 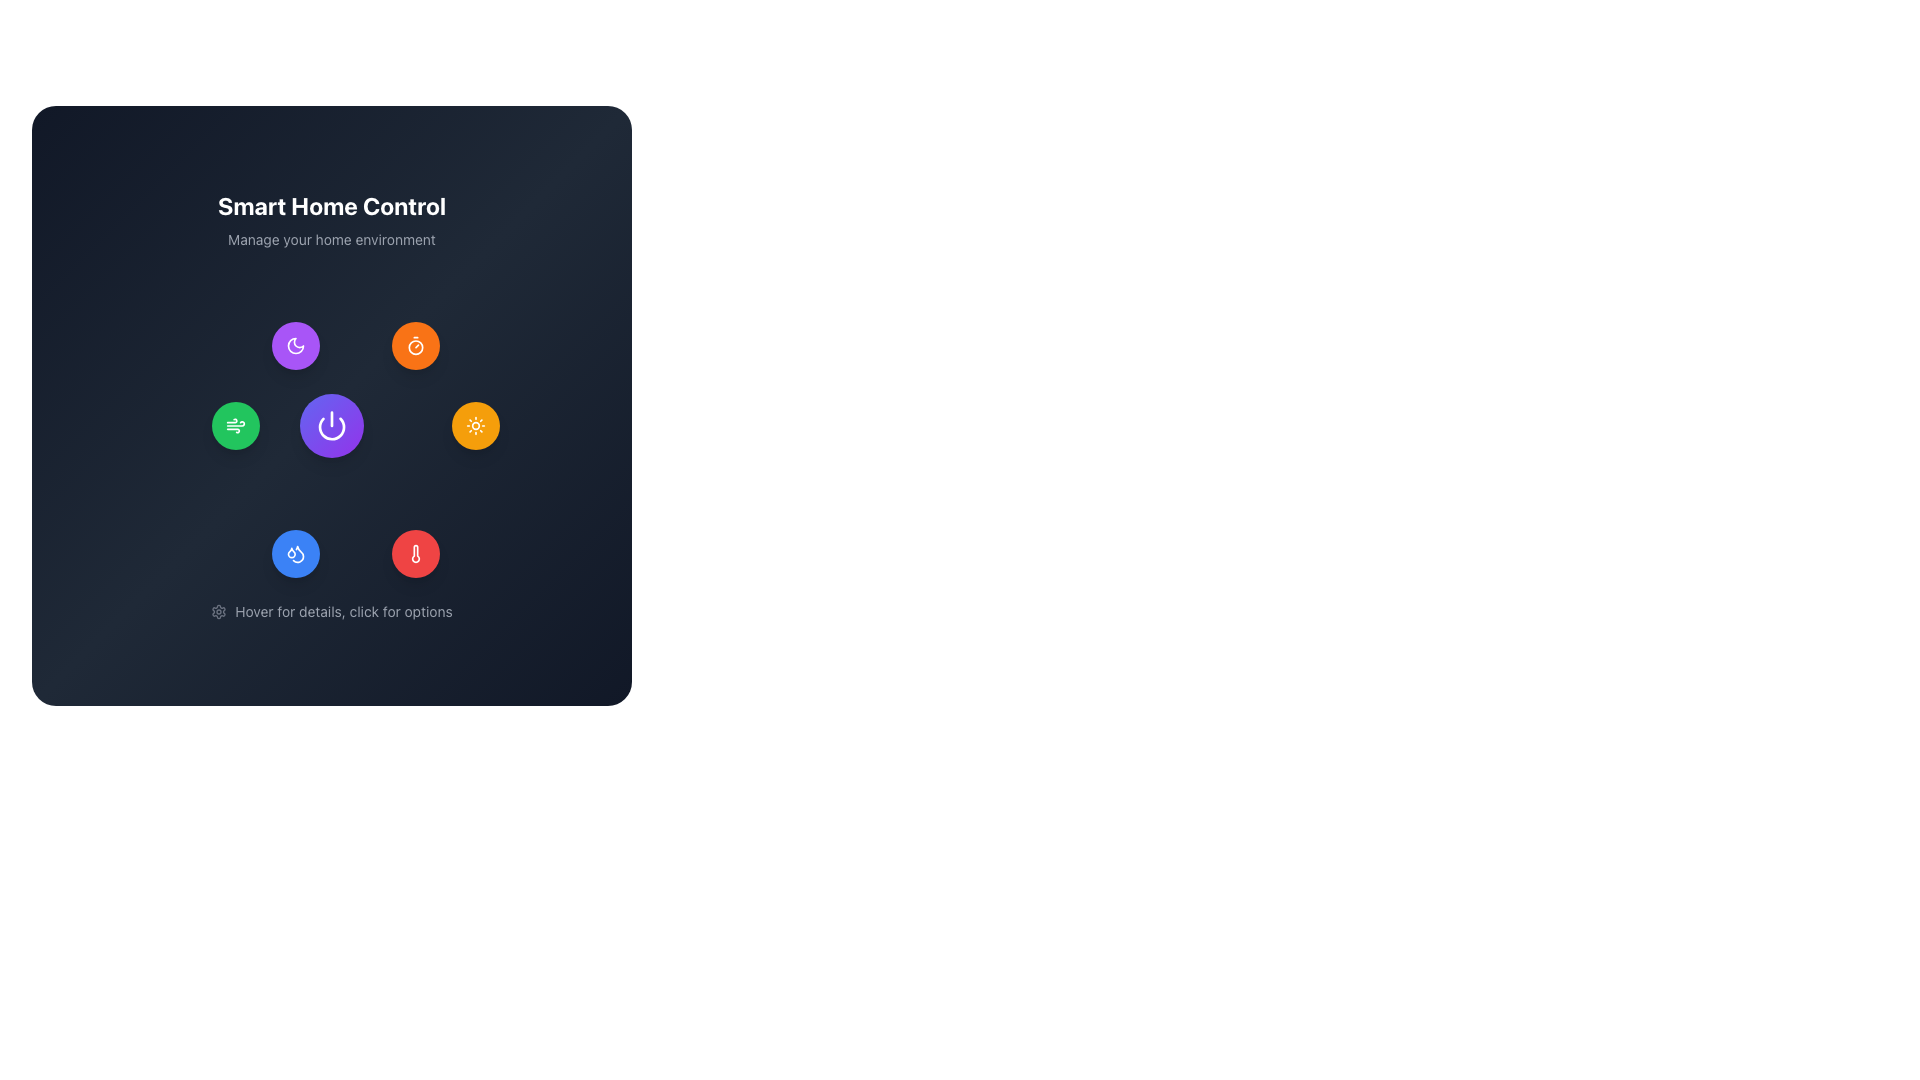 What do you see at coordinates (219, 611) in the screenshot?
I see `the gear-like icon representing settings or configurations located at the bottom center of the interface` at bounding box center [219, 611].